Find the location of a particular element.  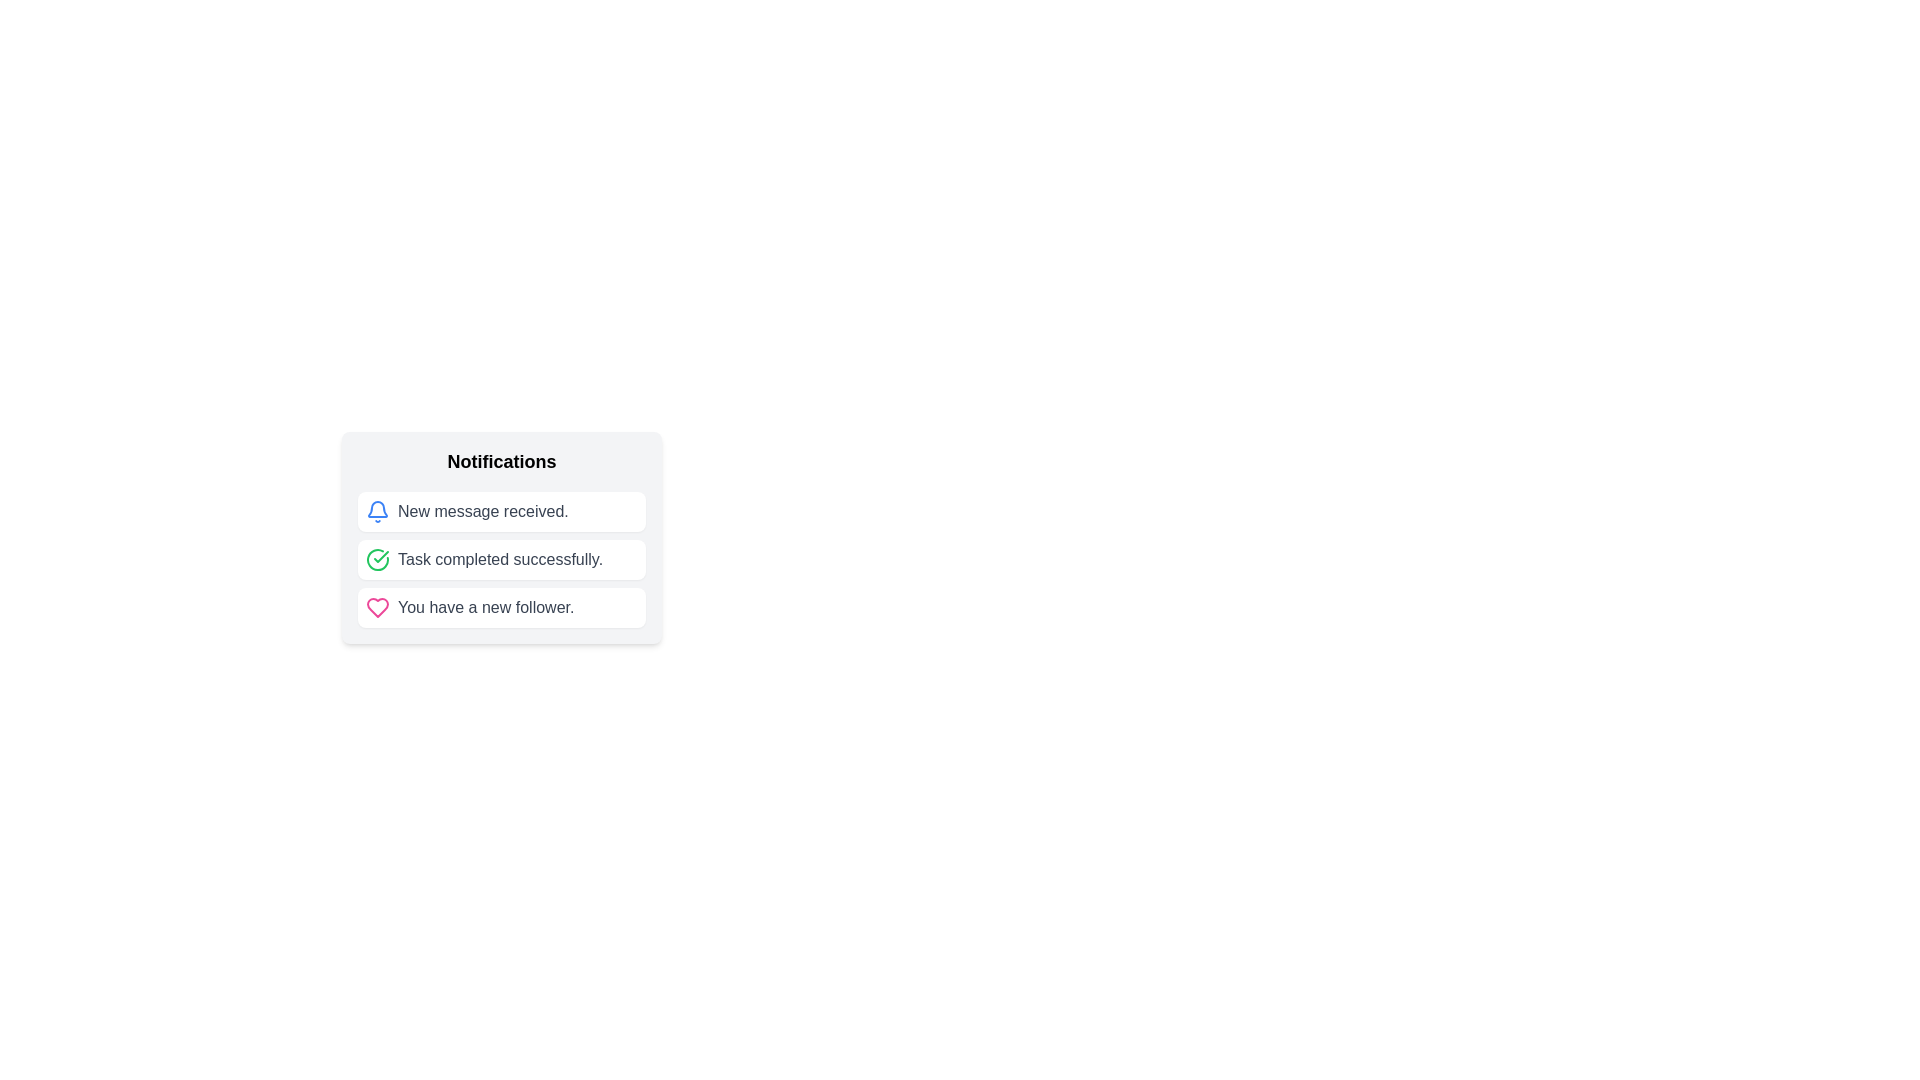

the circular green icon with a checkmark inside, which indicates a positive or completed status, located in the middle notification box adjacent to the text 'Task completed successfully.' is located at coordinates (378, 559).